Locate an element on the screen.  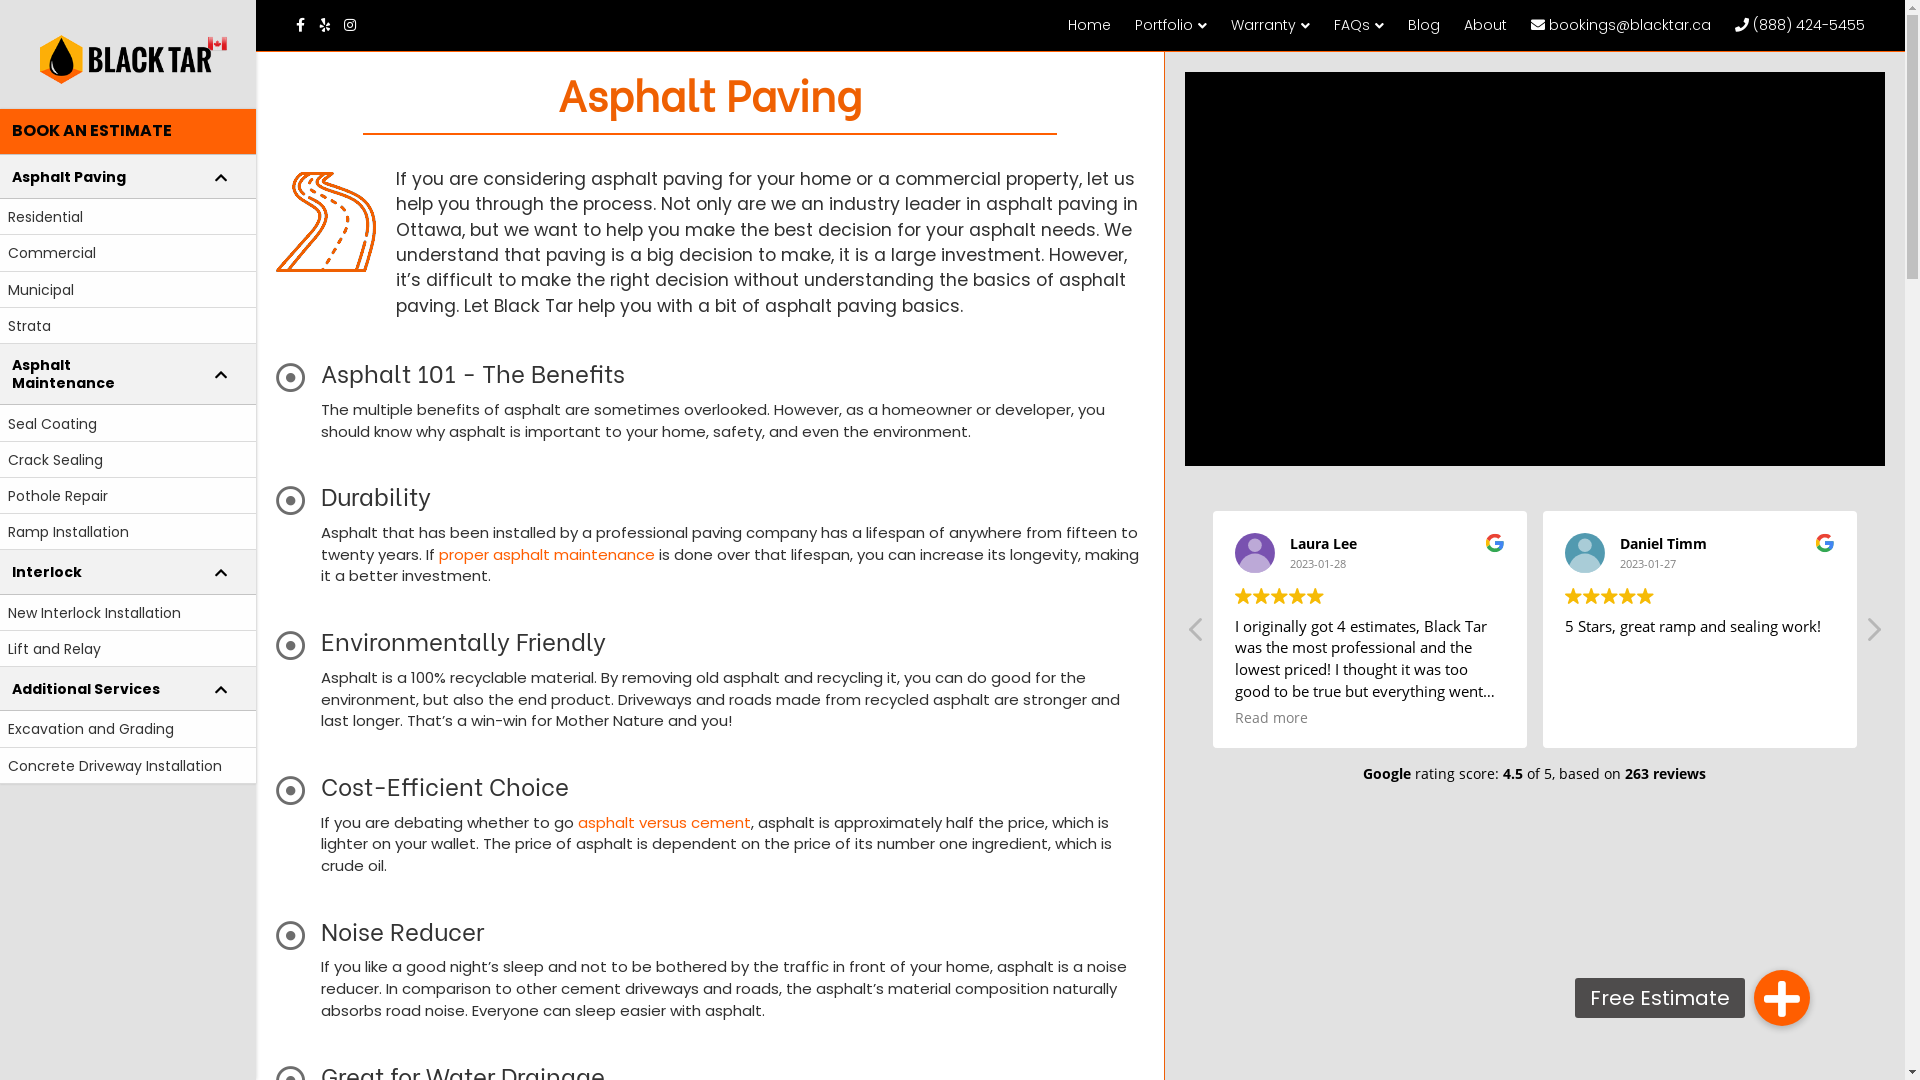
'Portfolio' is located at coordinates (1171, 25).